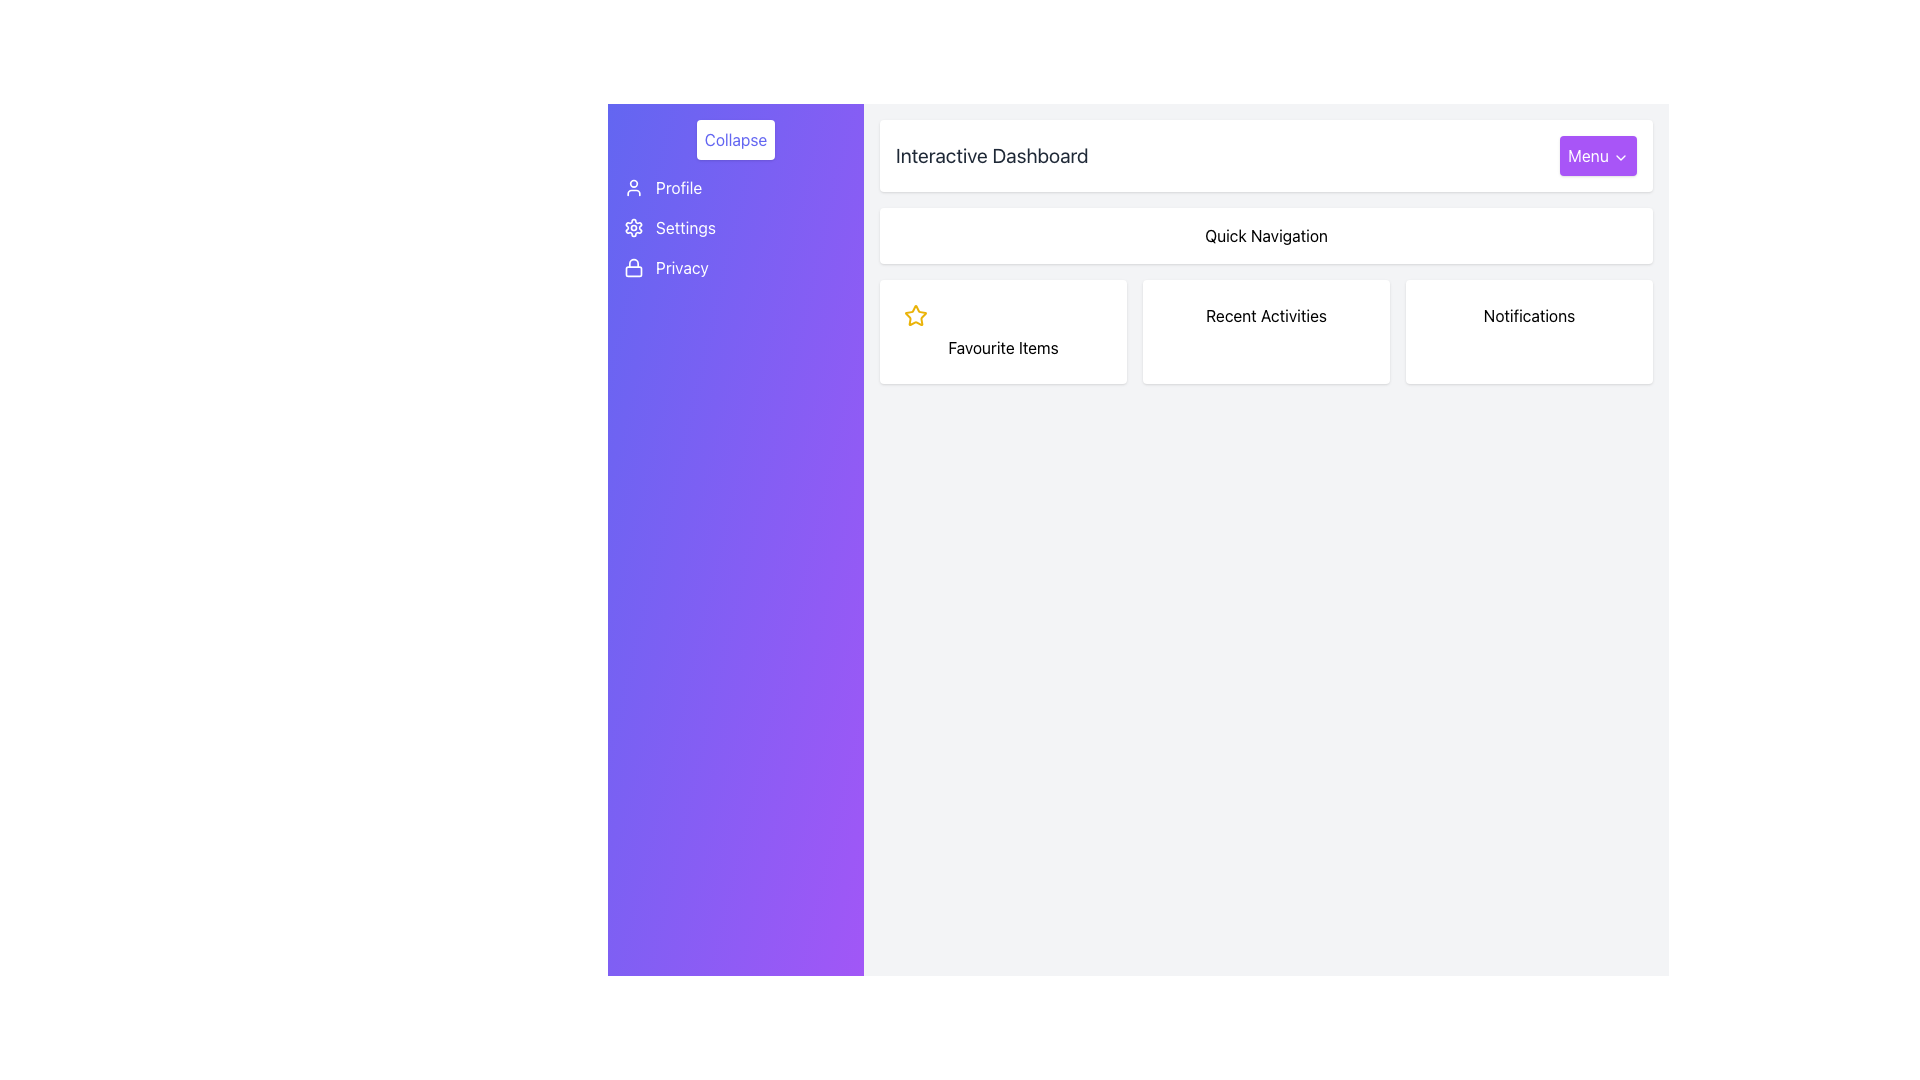  Describe the element at coordinates (734, 226) in the screenshot. I see `the second item in the vertical navigation menu, which is labeled 'Settings'` at that location.